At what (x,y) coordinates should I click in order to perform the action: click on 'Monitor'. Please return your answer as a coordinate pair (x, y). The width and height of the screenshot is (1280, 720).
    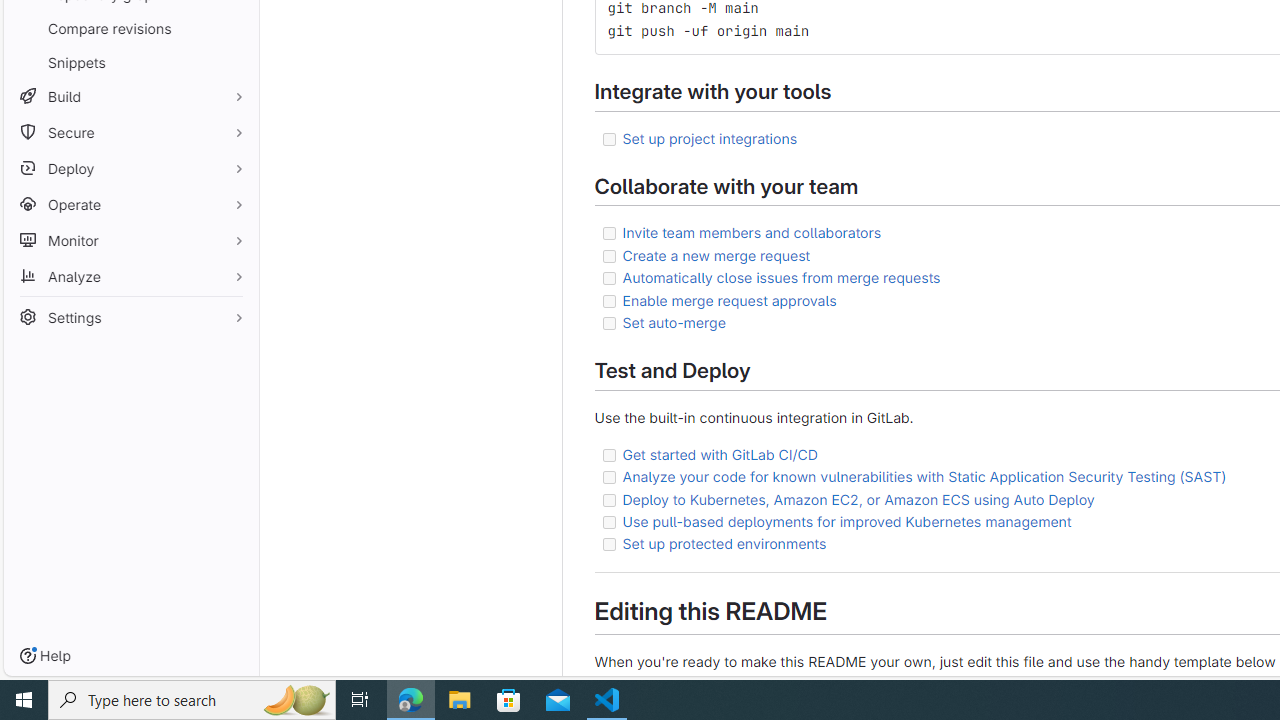
    Looking at the image, I should click on (130, 239).